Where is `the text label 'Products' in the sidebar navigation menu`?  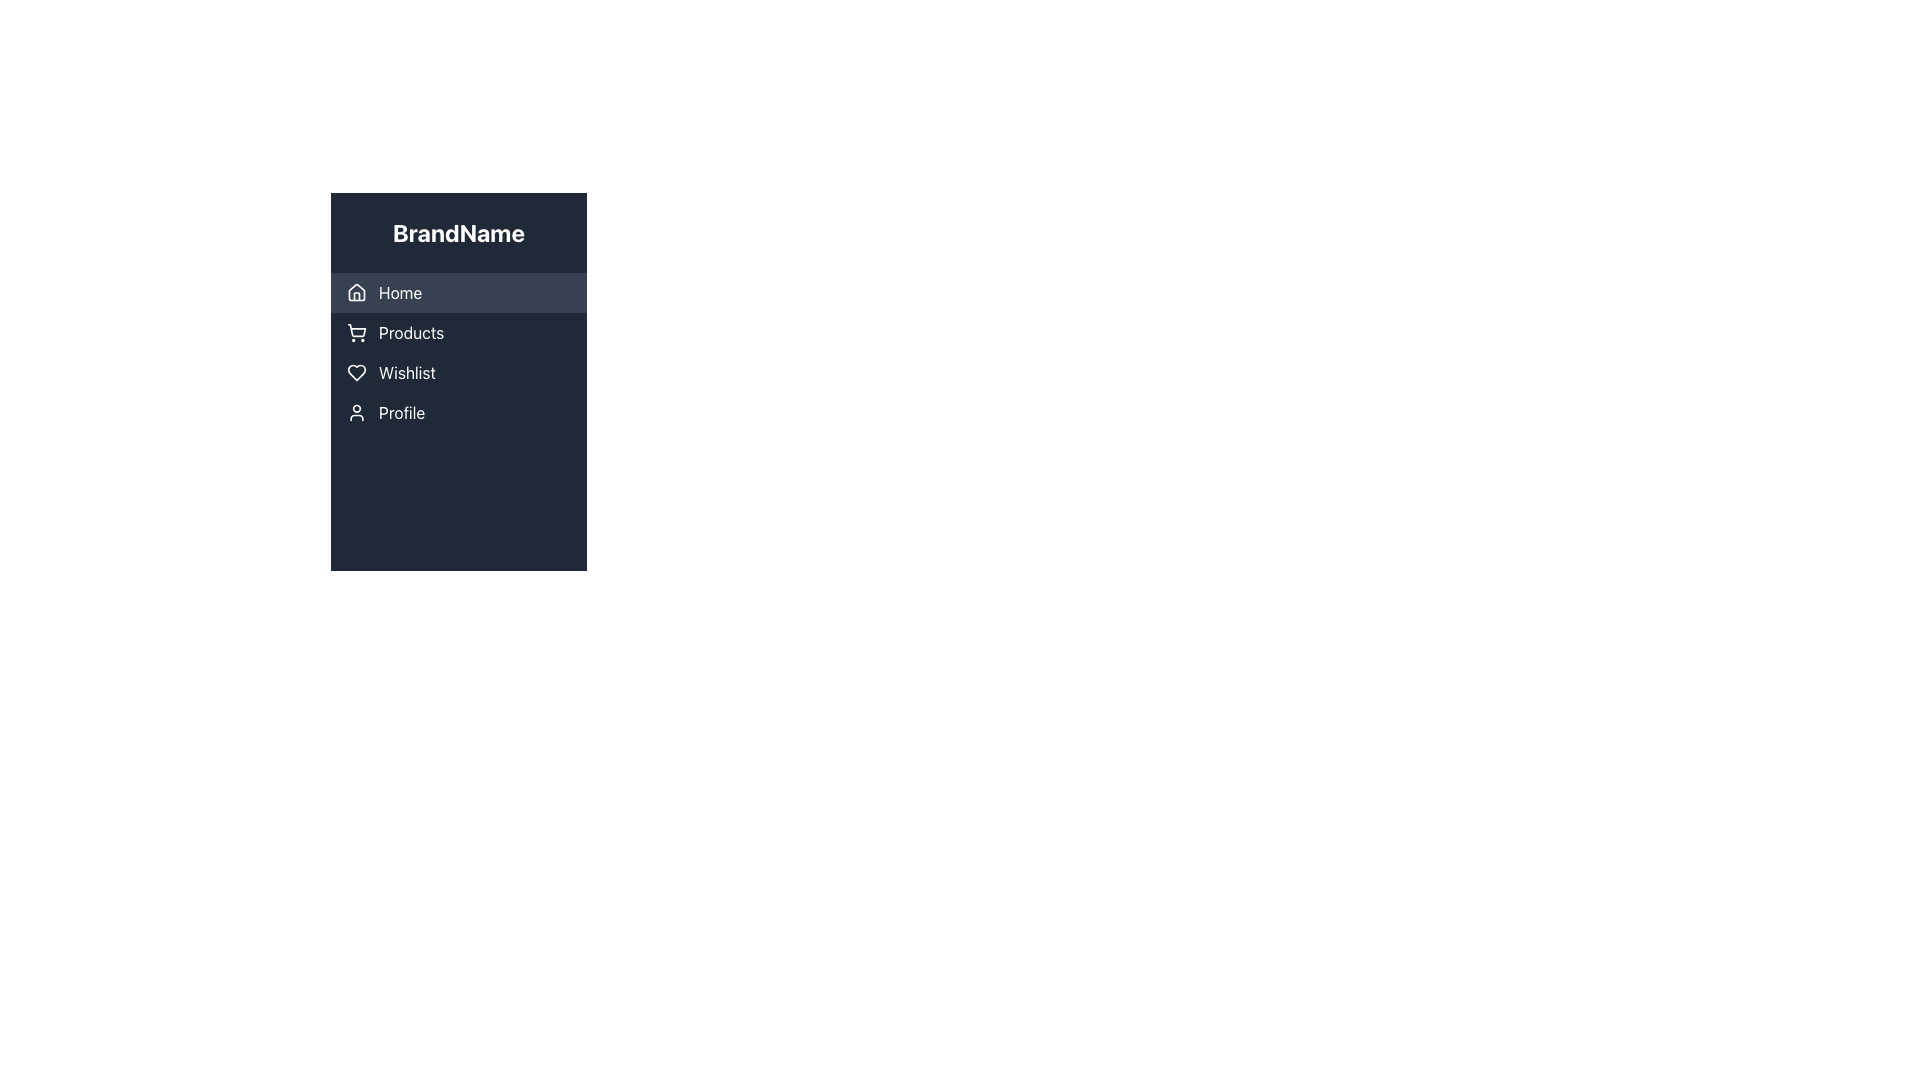
the text label 'Products' in the sidebar navigation menu is located at coordinates (410, 331).